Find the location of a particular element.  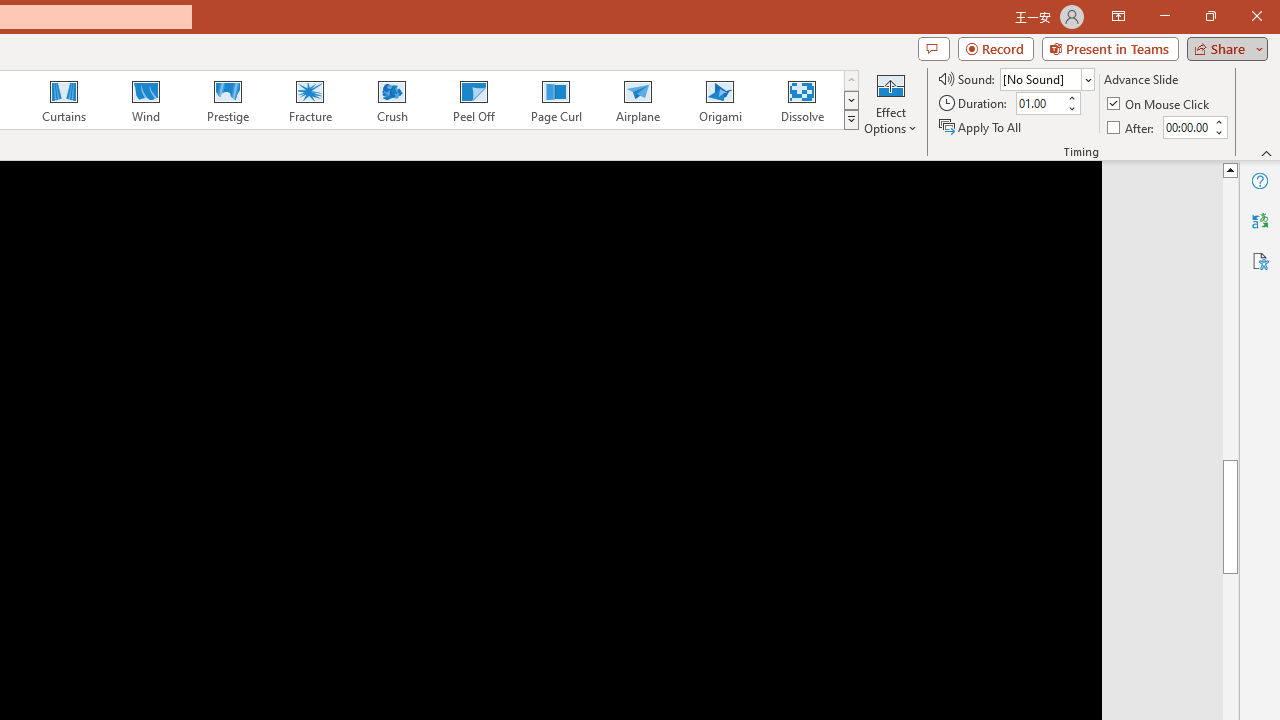

'Sound' is located at coordinates (1046, 78).